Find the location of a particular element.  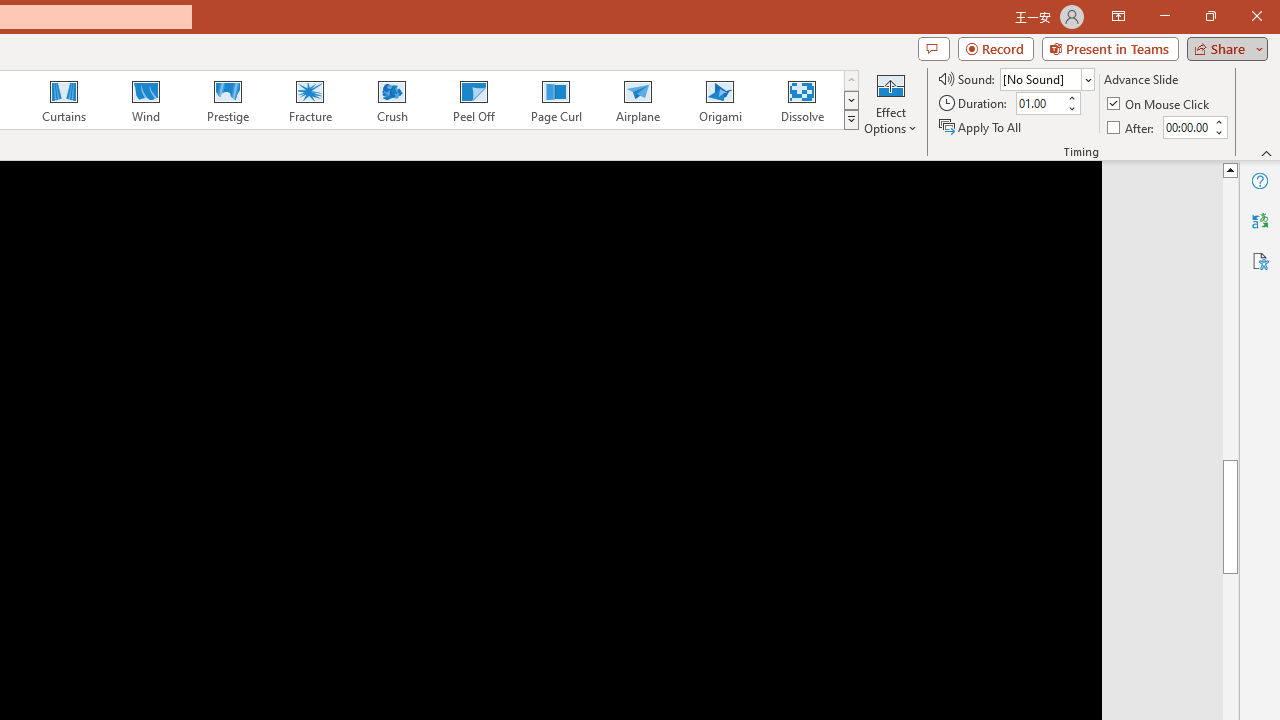

'Sound' is located at coordinates (1046, 78).